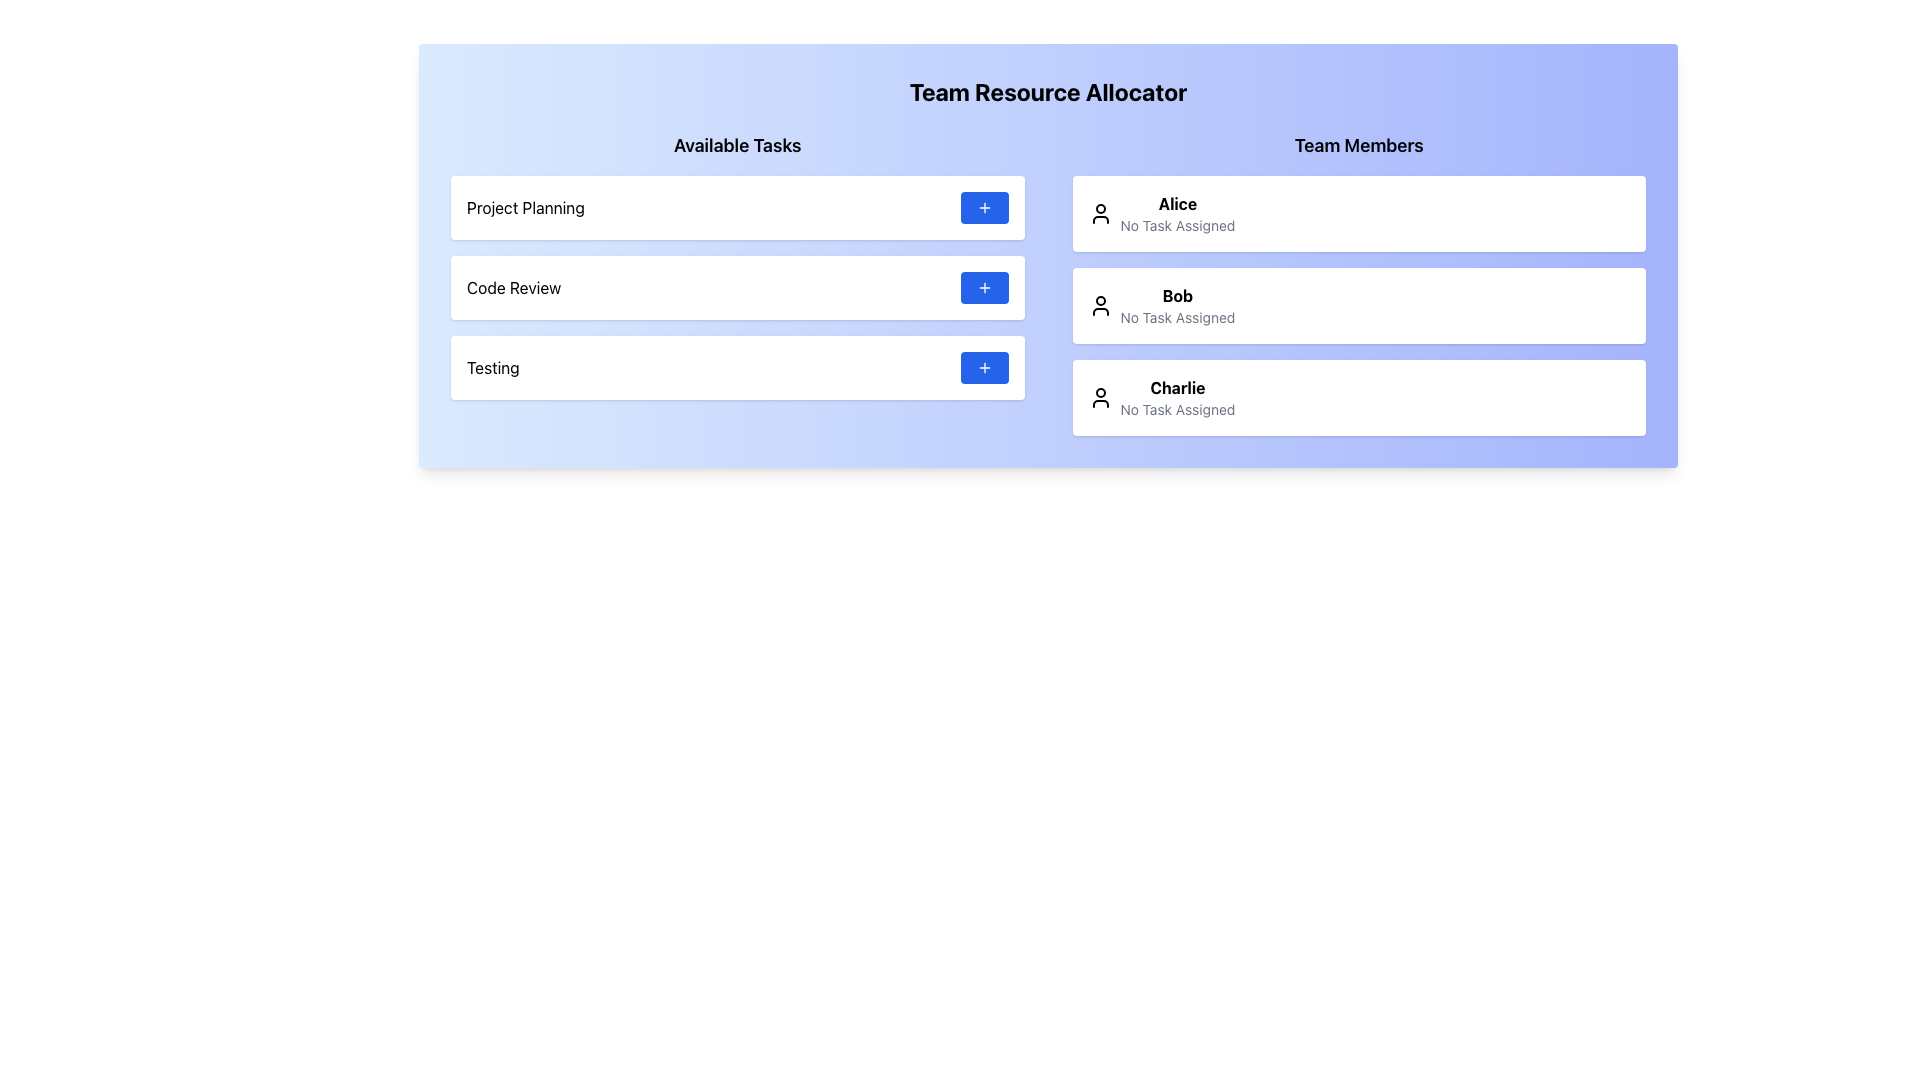  Describe the element at coordinates (984, 288) in the screenshot. I see `the icon located in the middle of the blue rounded rectangle button adjacent to the text 'Code Review' in the 'Available Tasks' column` at that location.